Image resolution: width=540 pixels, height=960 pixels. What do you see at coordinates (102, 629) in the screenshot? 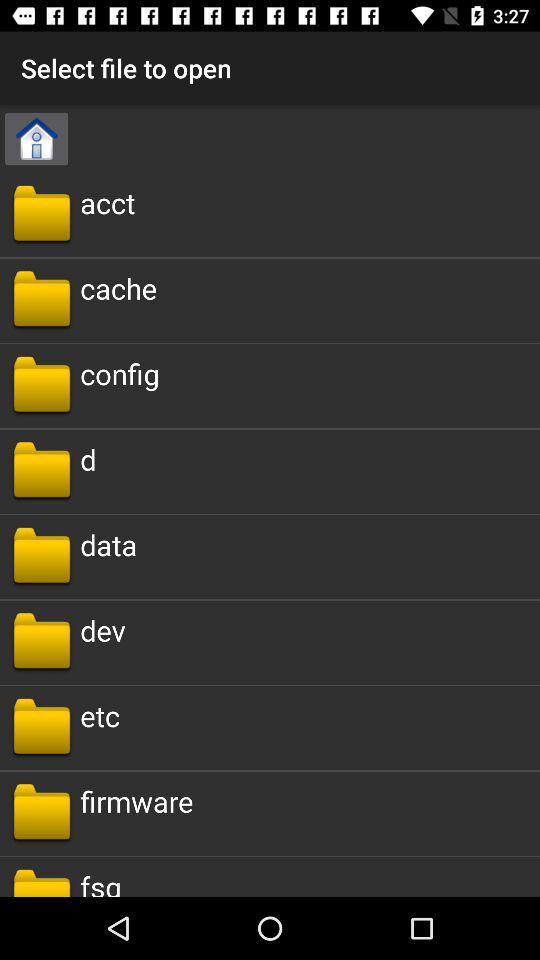
I see `dev` at bounding box center [102, 629].